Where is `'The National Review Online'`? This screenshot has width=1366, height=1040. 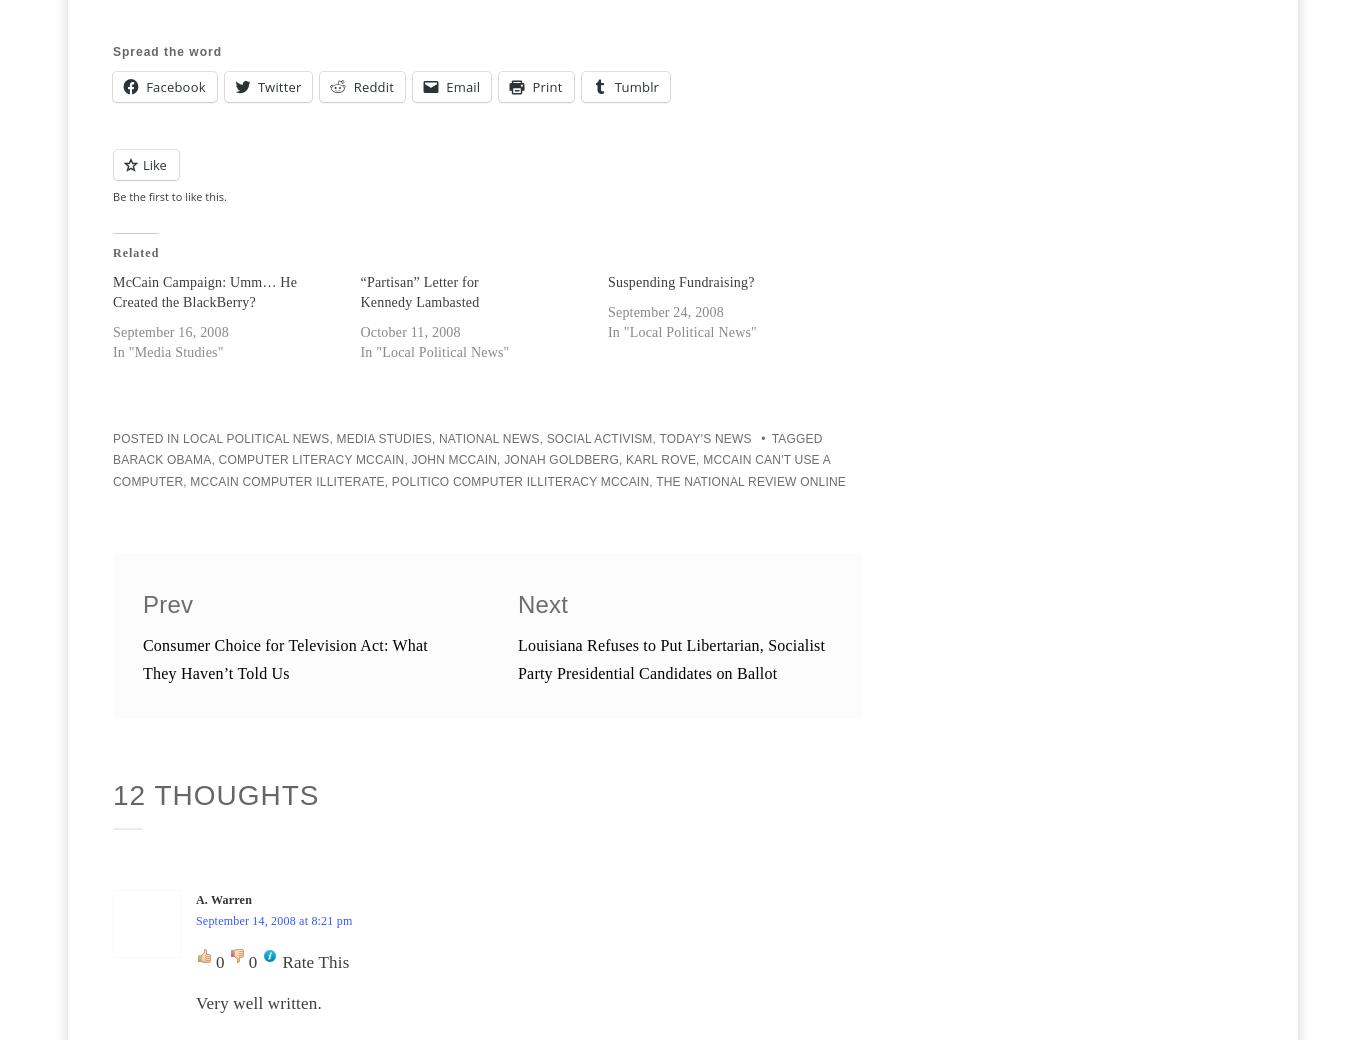
'The National Review Online' is located at coordinates (751, 481).